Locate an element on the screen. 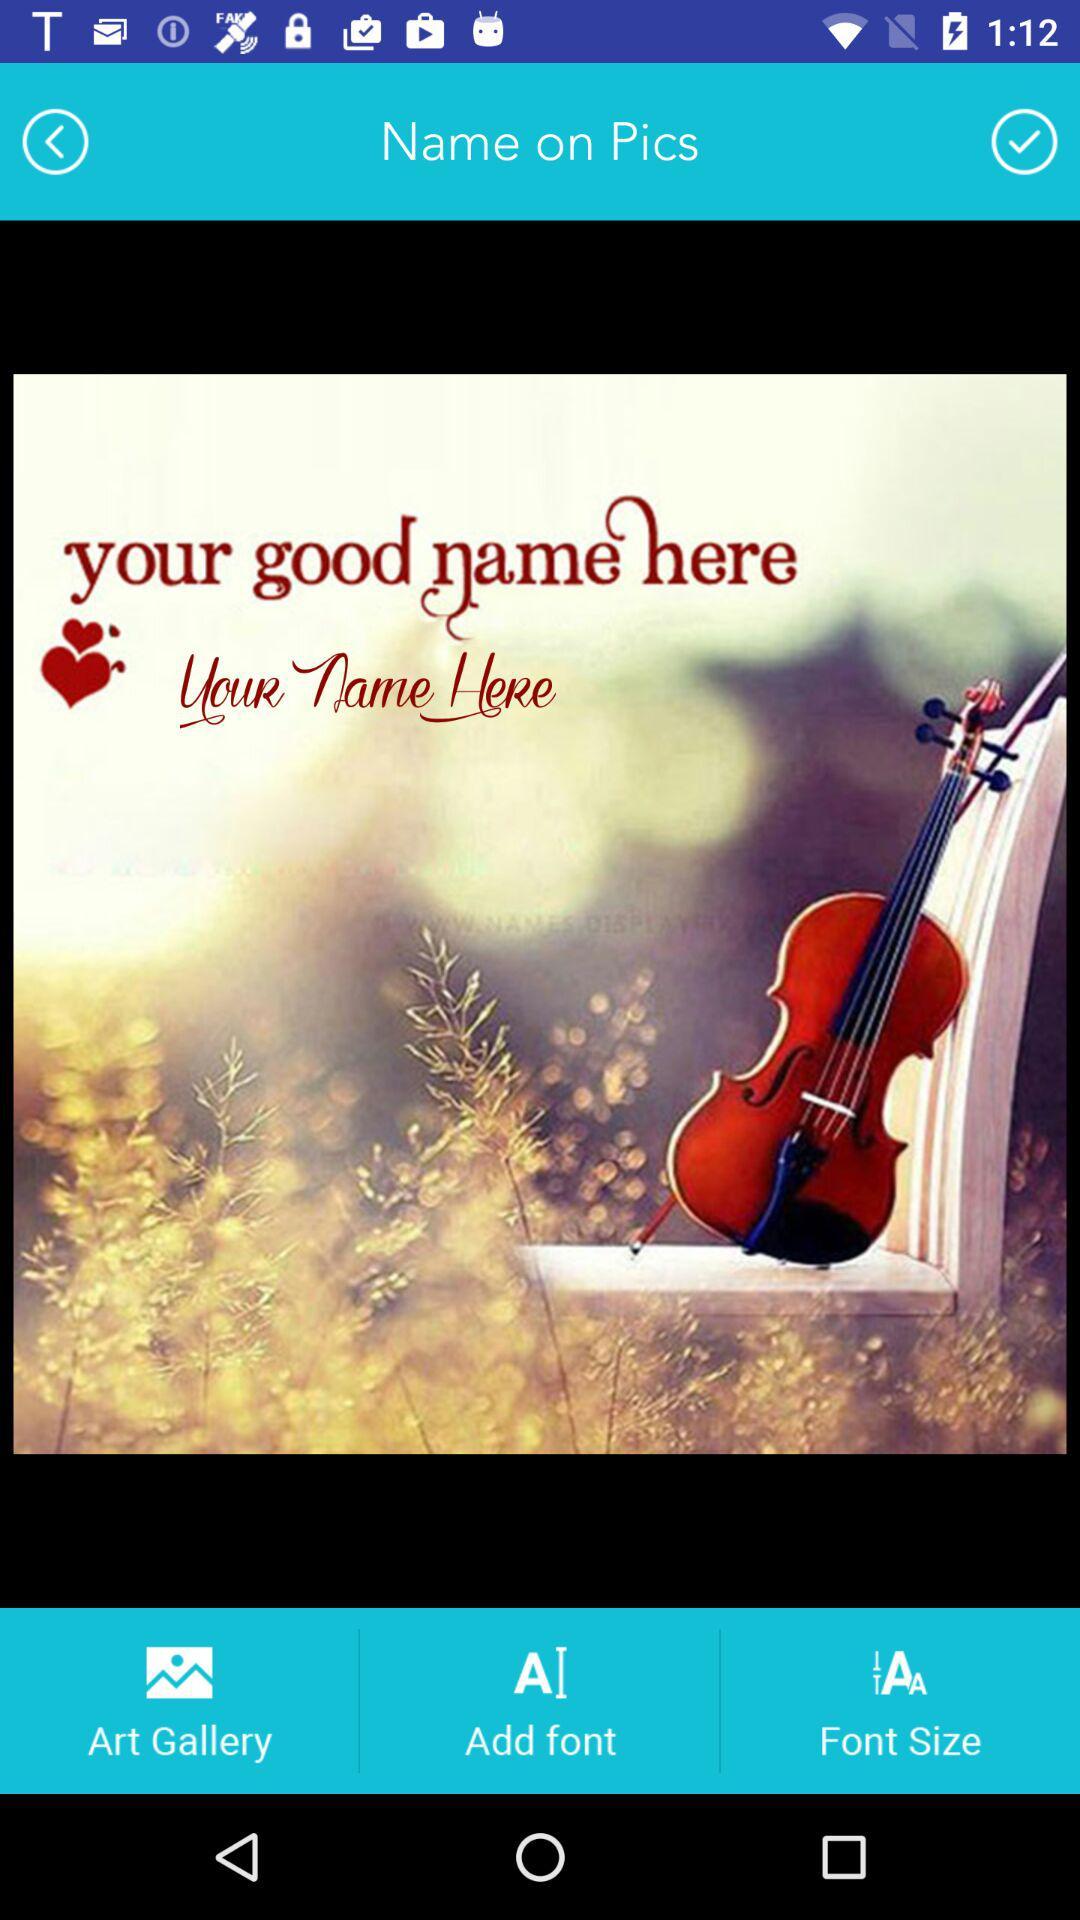 This screenshot has height=1920, width=1080. go back is located at coordinates (54, 140).